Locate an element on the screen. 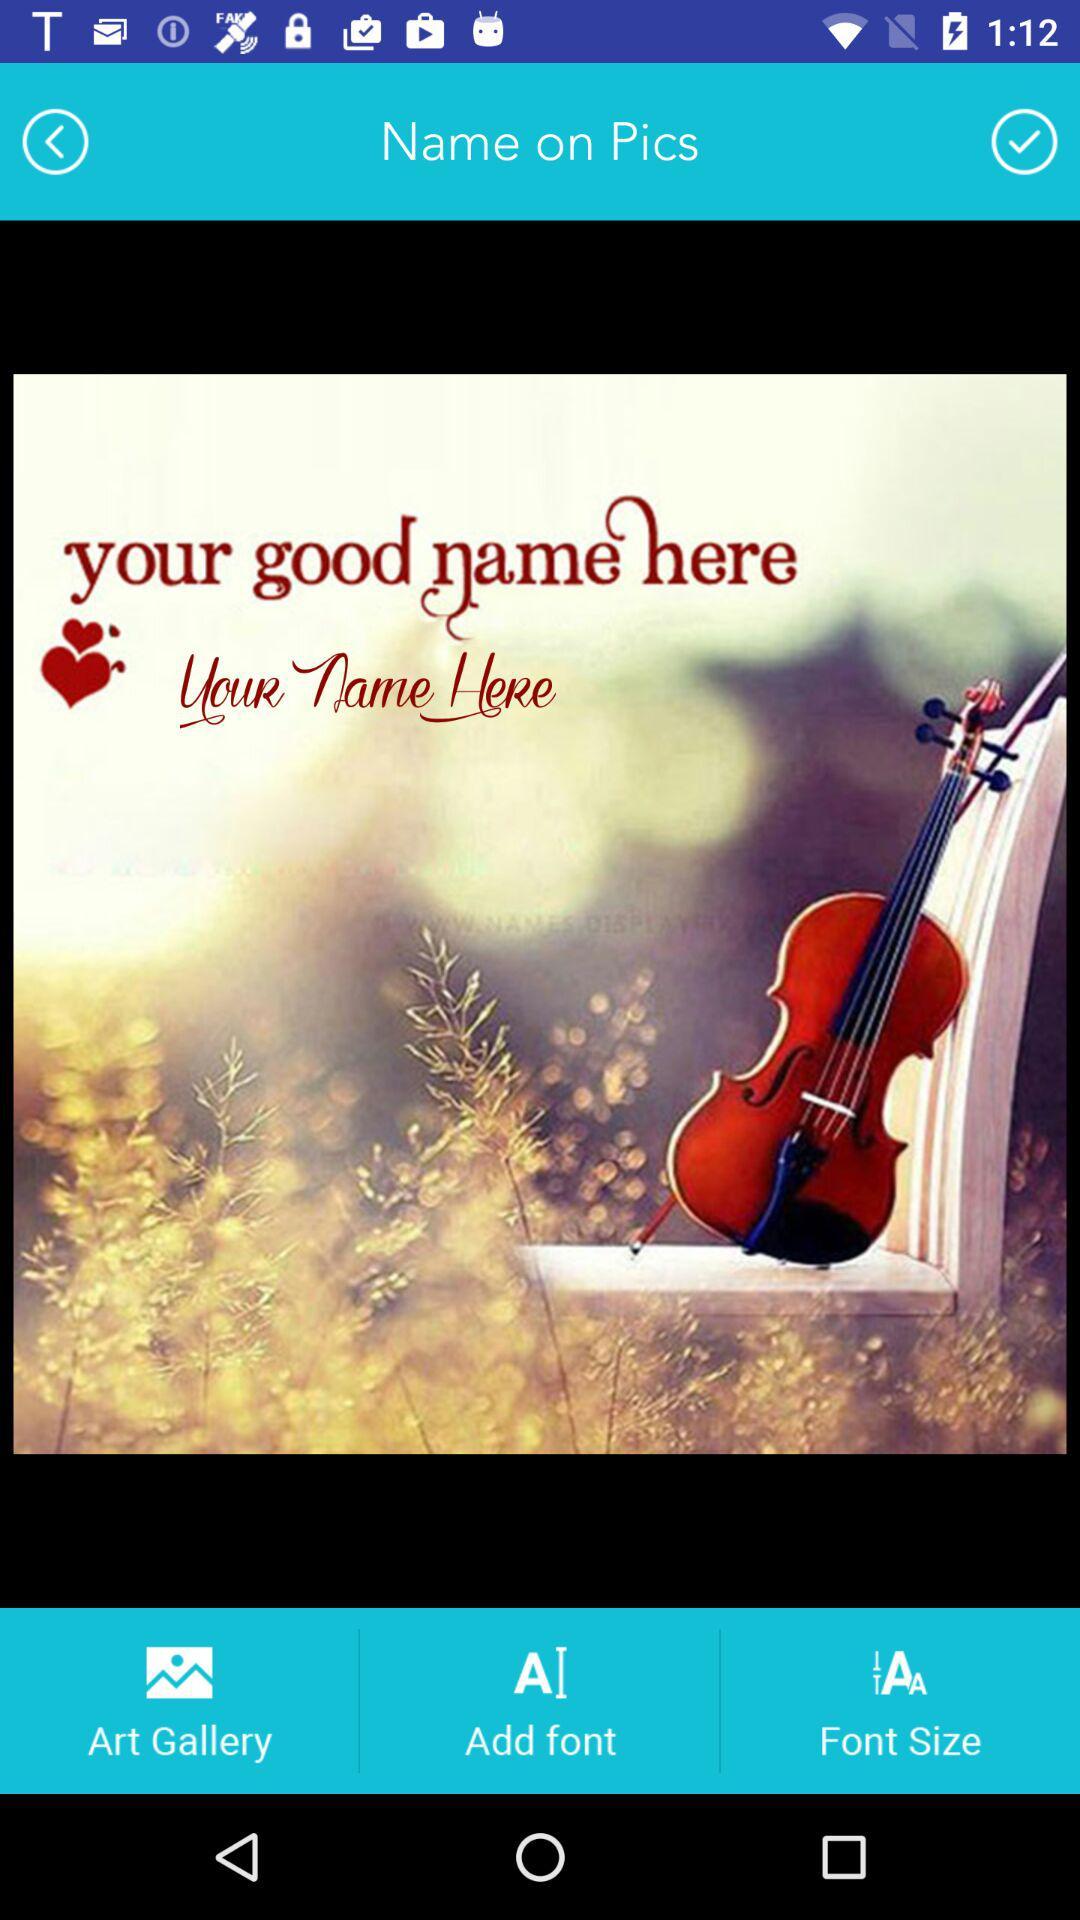 This screenshot has height=1920, width=1080. go back is located at coordinates (54, 140).